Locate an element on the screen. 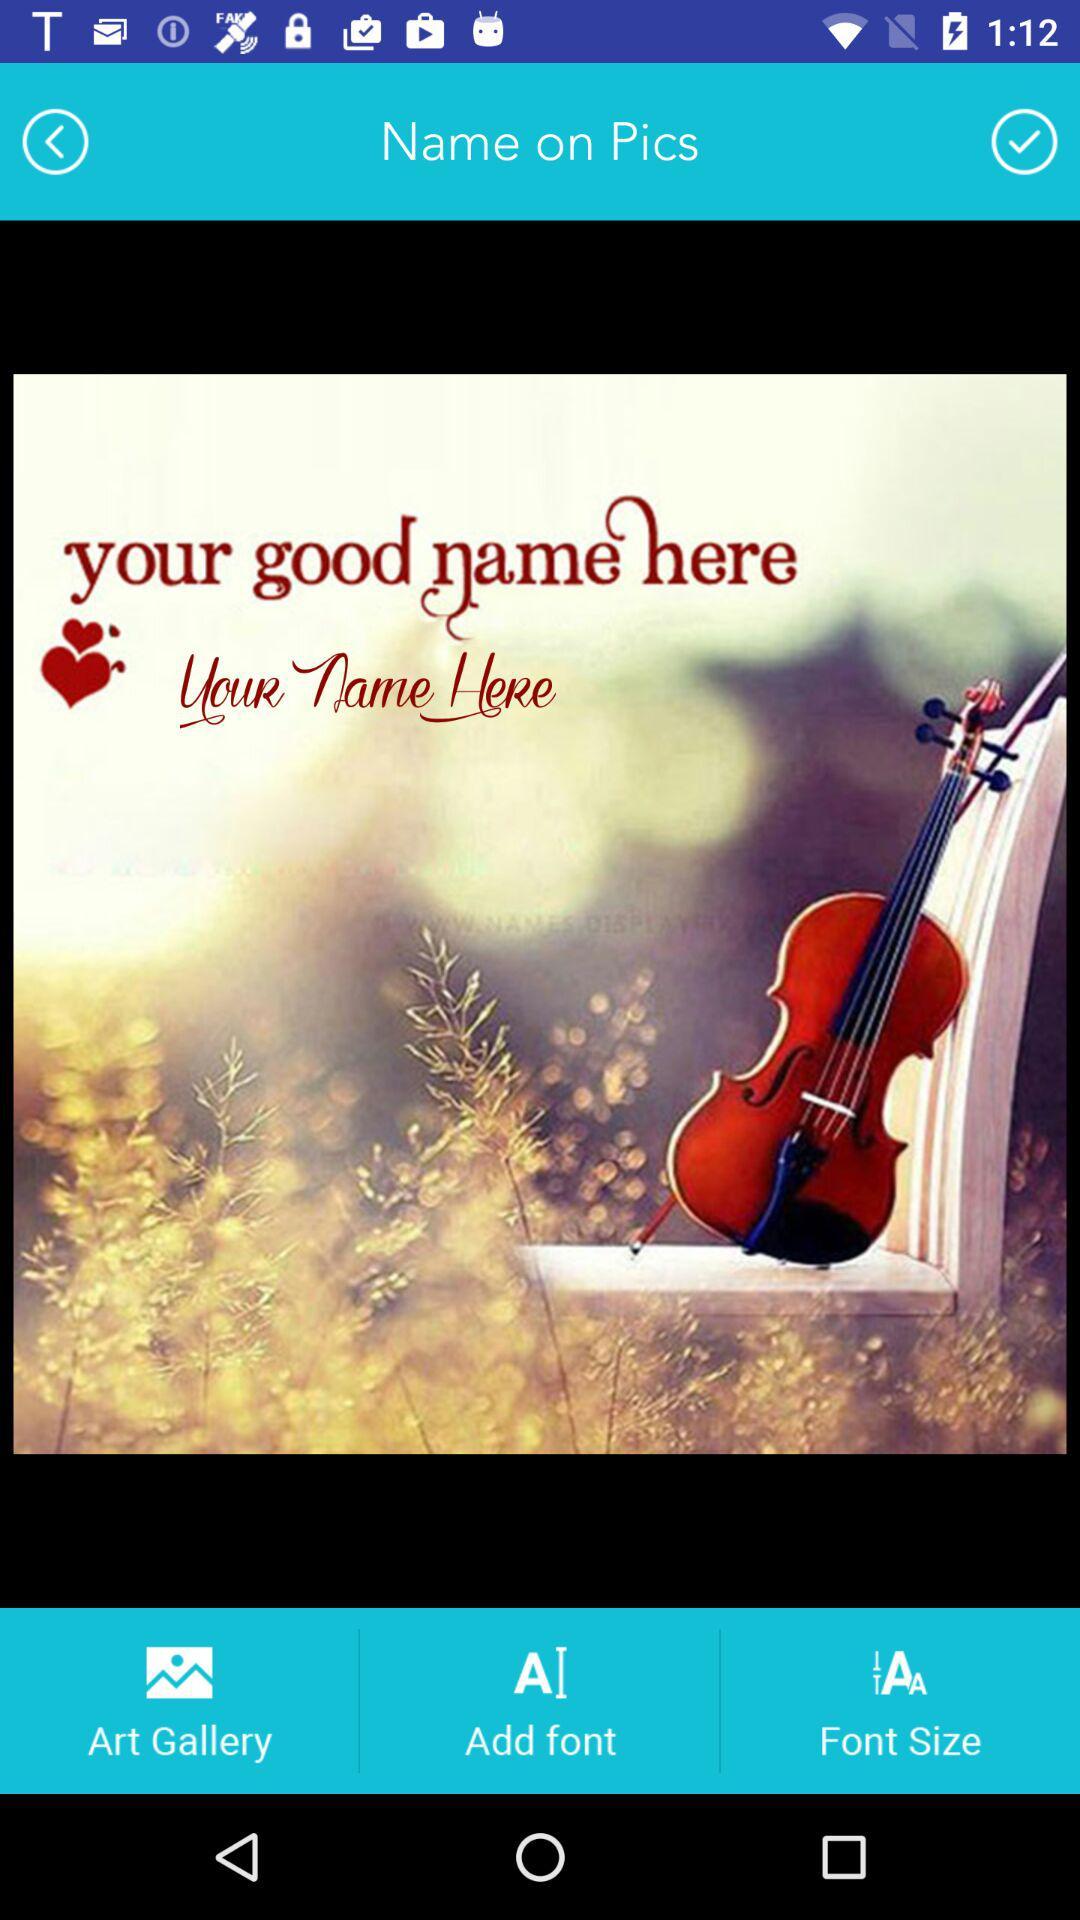 This screenshot has height=1920, width=1080. go back is located at coordinates (54, 140).